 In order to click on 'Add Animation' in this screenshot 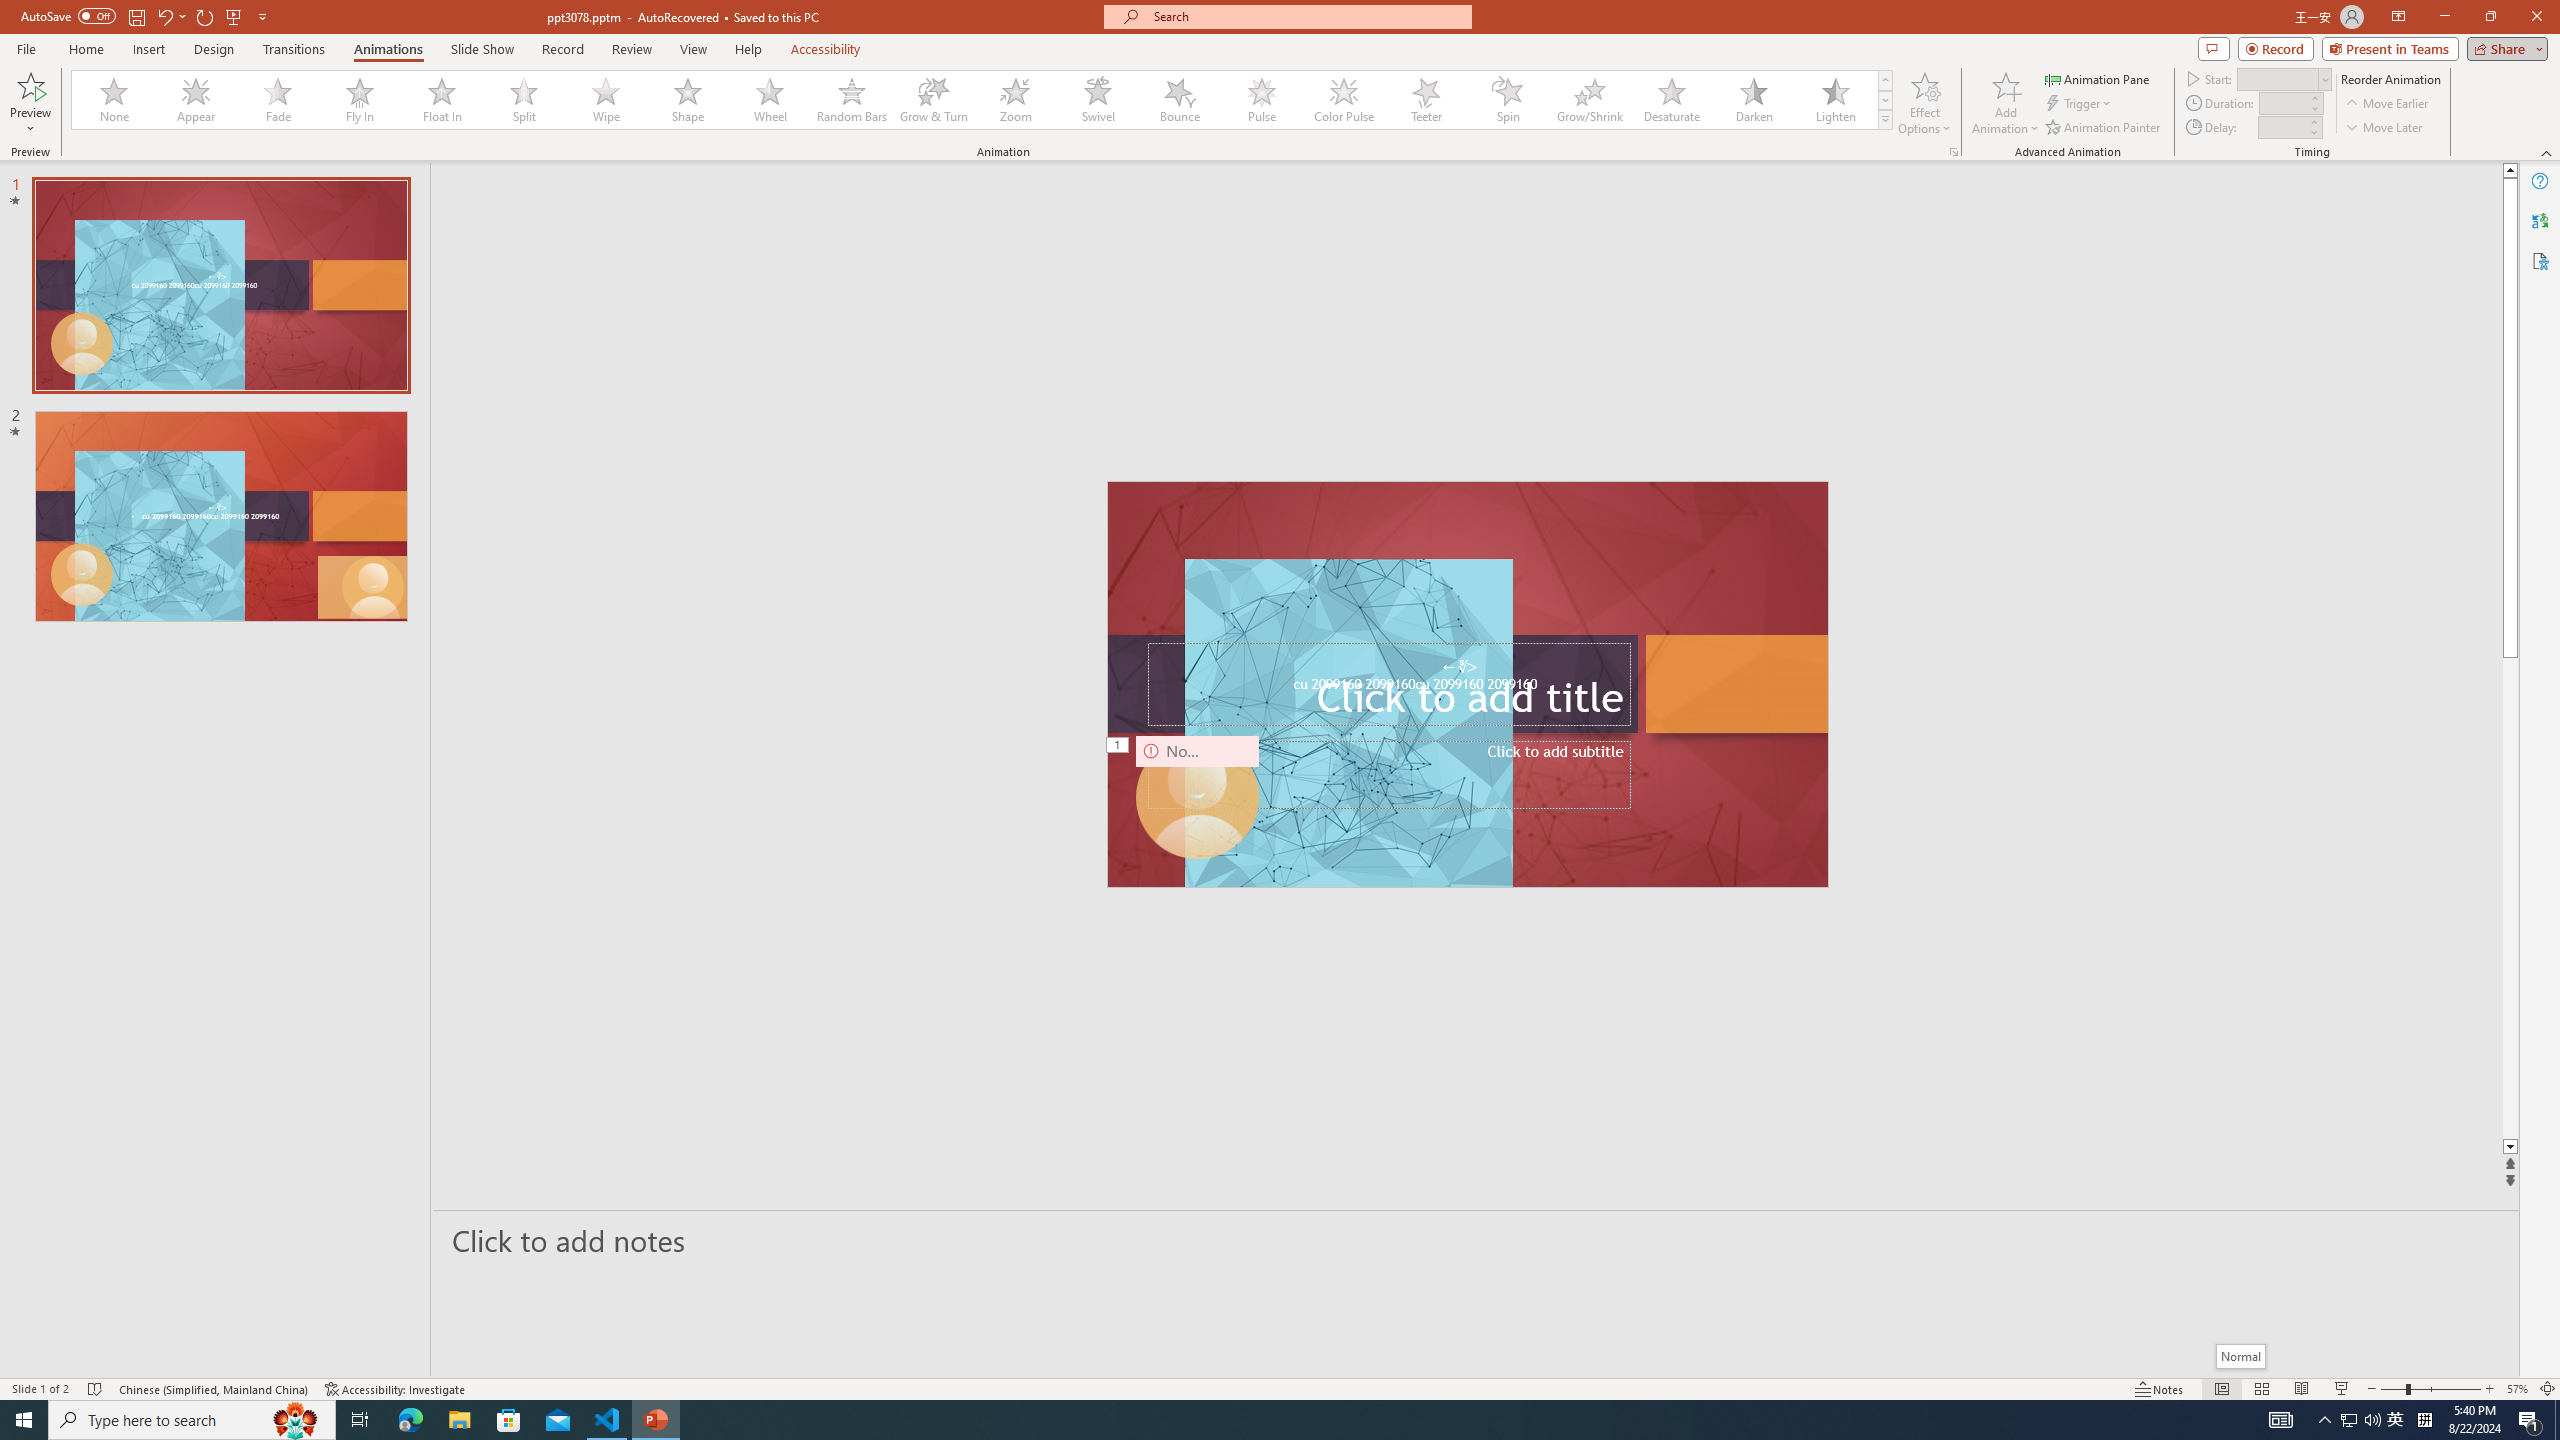, I will do `click(2006, 103)`.